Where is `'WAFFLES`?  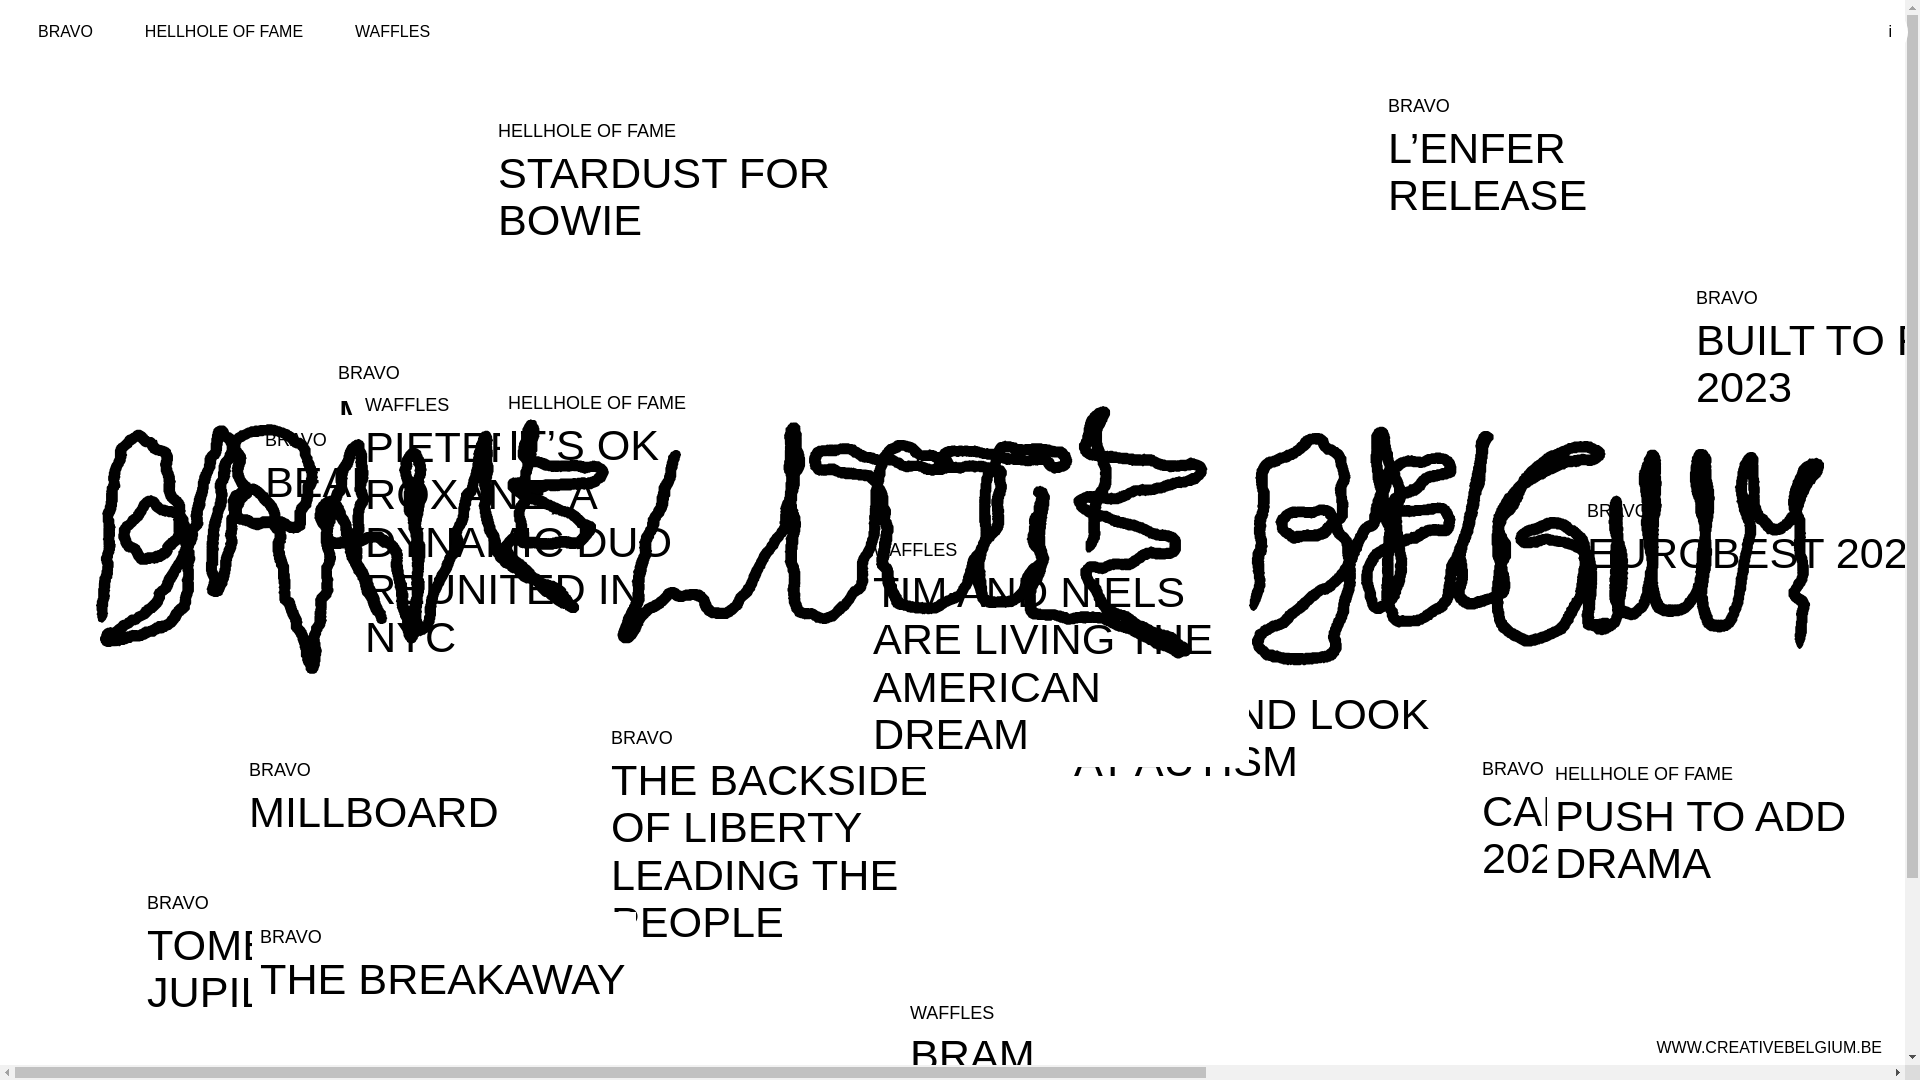 'WAFFLES is located at coordinates (356, 523).